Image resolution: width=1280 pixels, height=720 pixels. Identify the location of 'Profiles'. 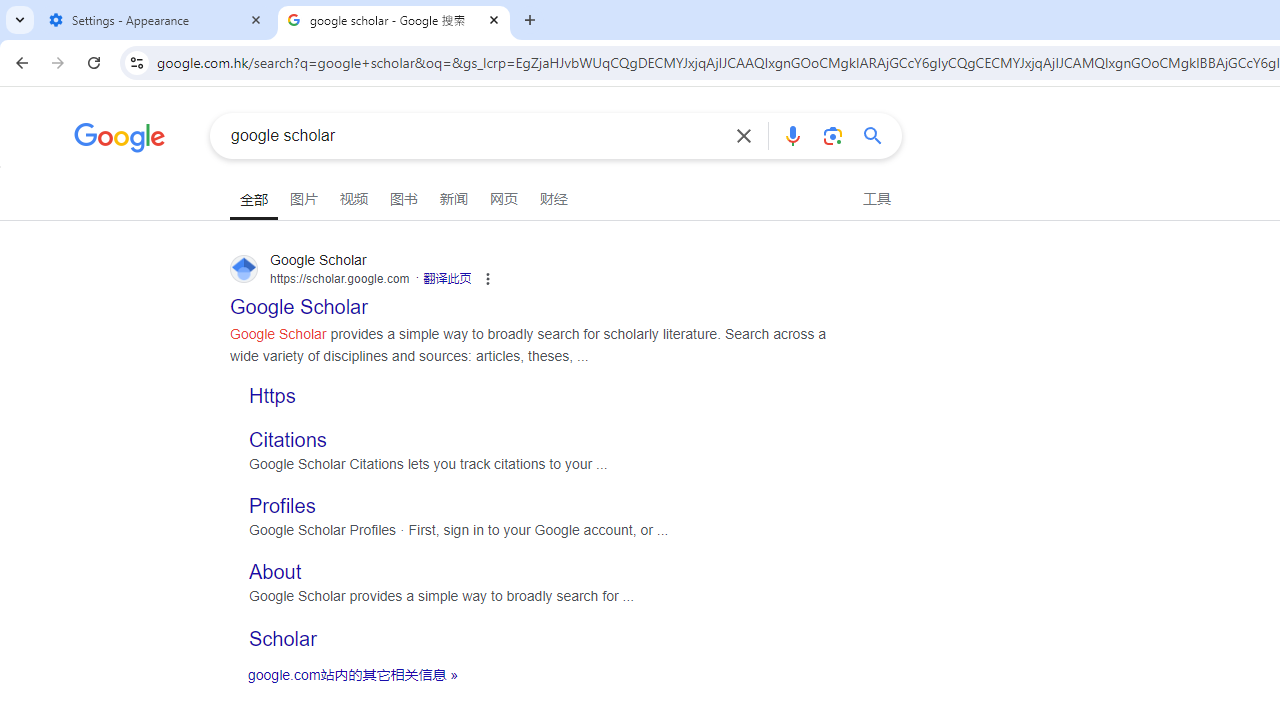
(281, 505).